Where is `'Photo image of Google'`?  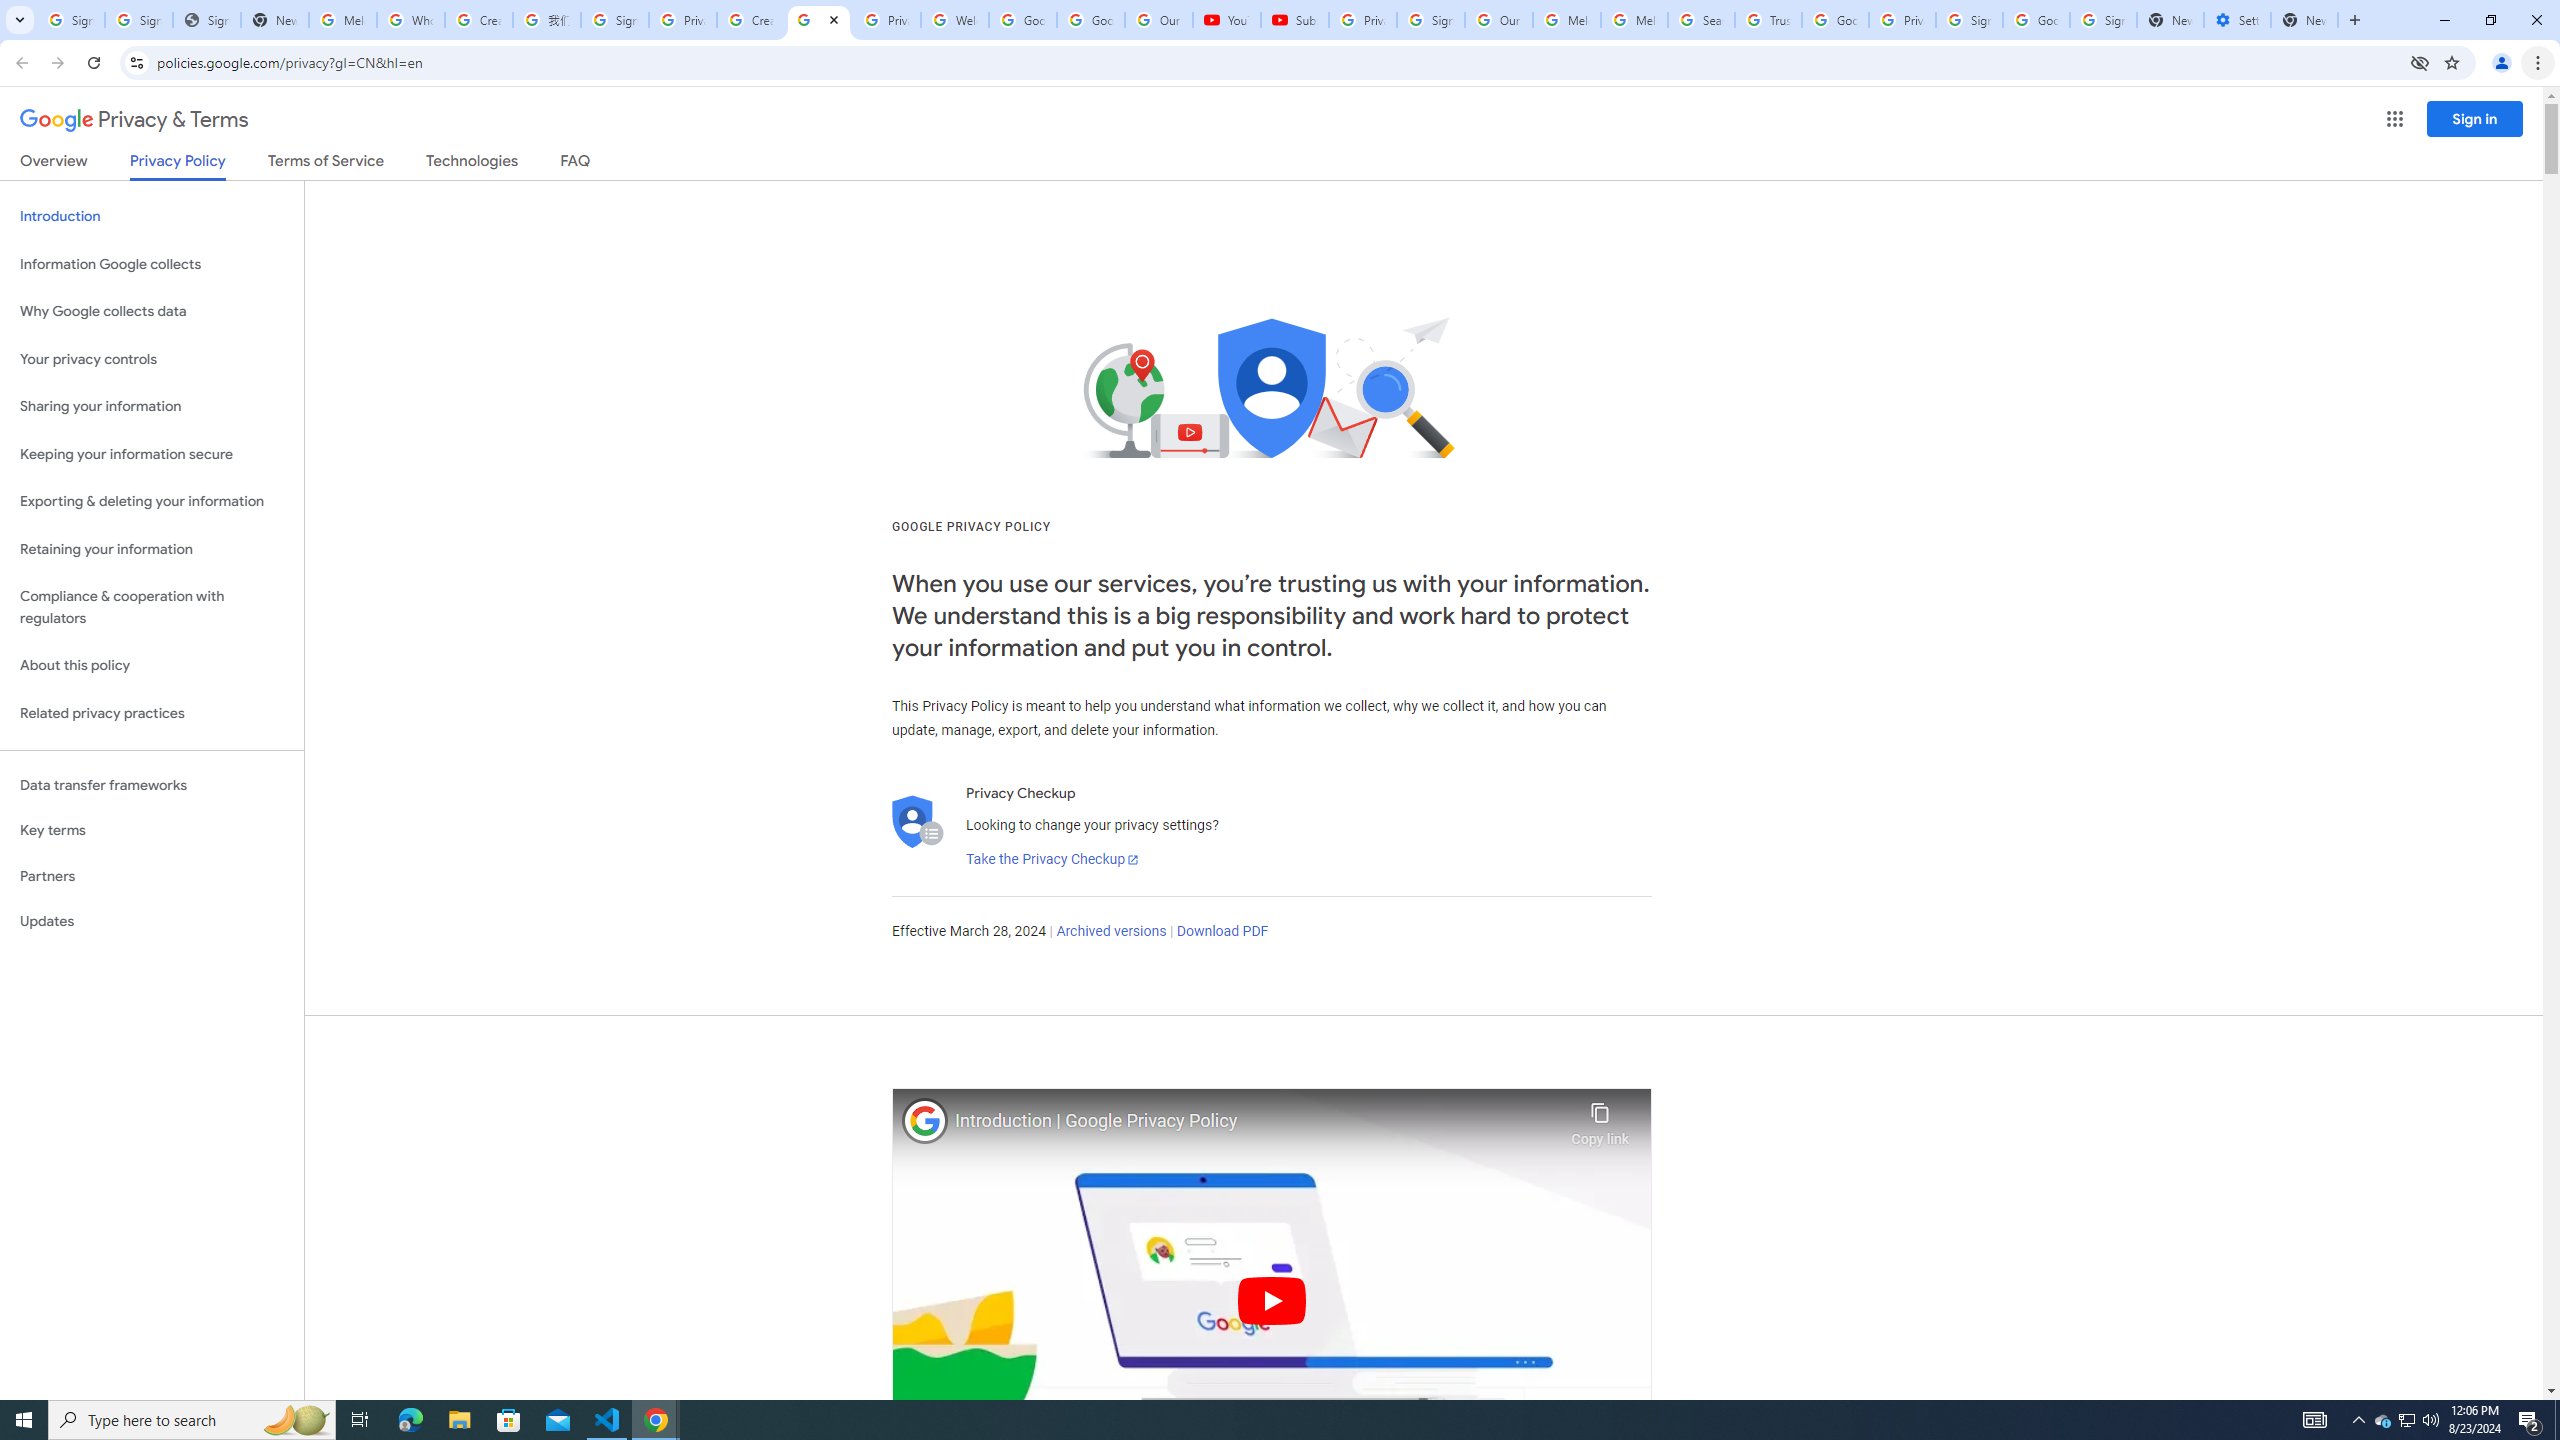
'Photo image of Google' is located at coordinates (925, 1119).